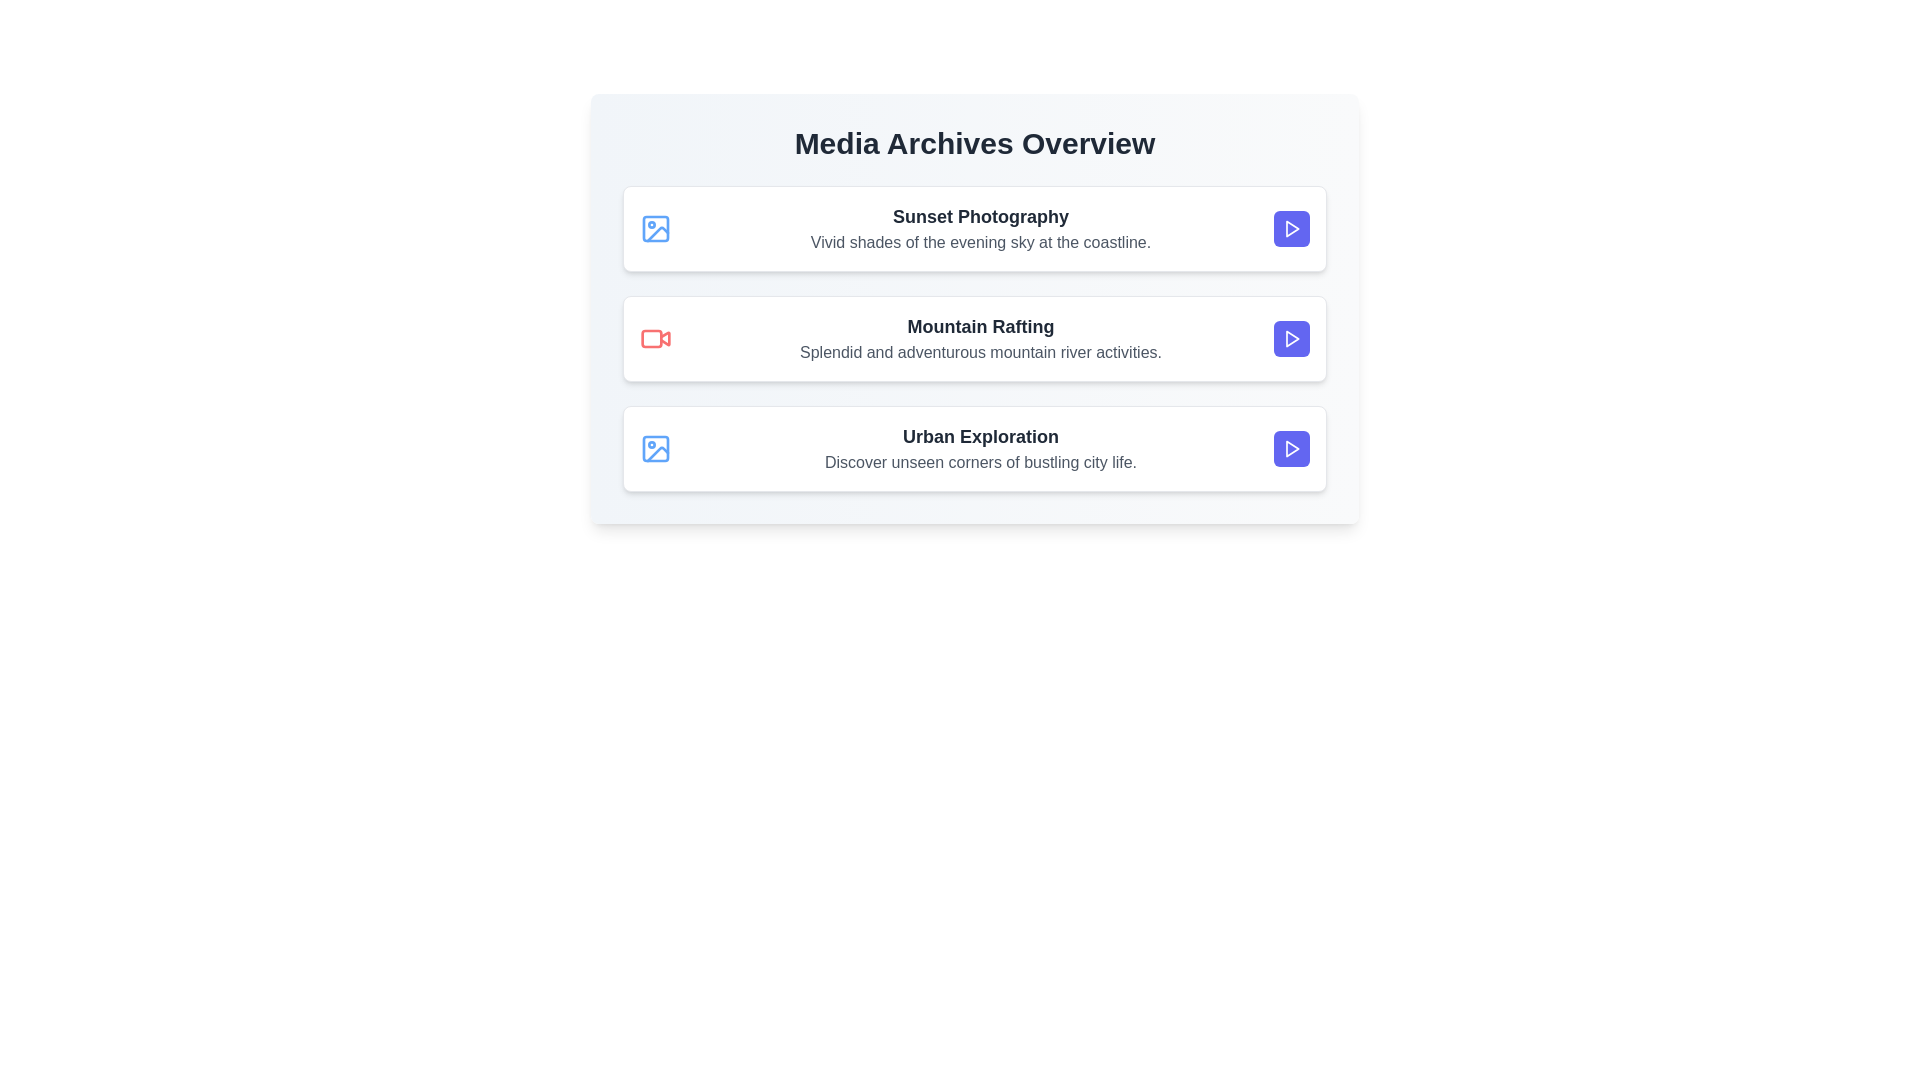 Image resolution: width=1920 pixels, height=1080 pixels. What do you see at coordinates (1291, 447) in the screenshot?
I see `the play button for the media item titled 'Urban Exploration'` at bounding box center [1291, 447].